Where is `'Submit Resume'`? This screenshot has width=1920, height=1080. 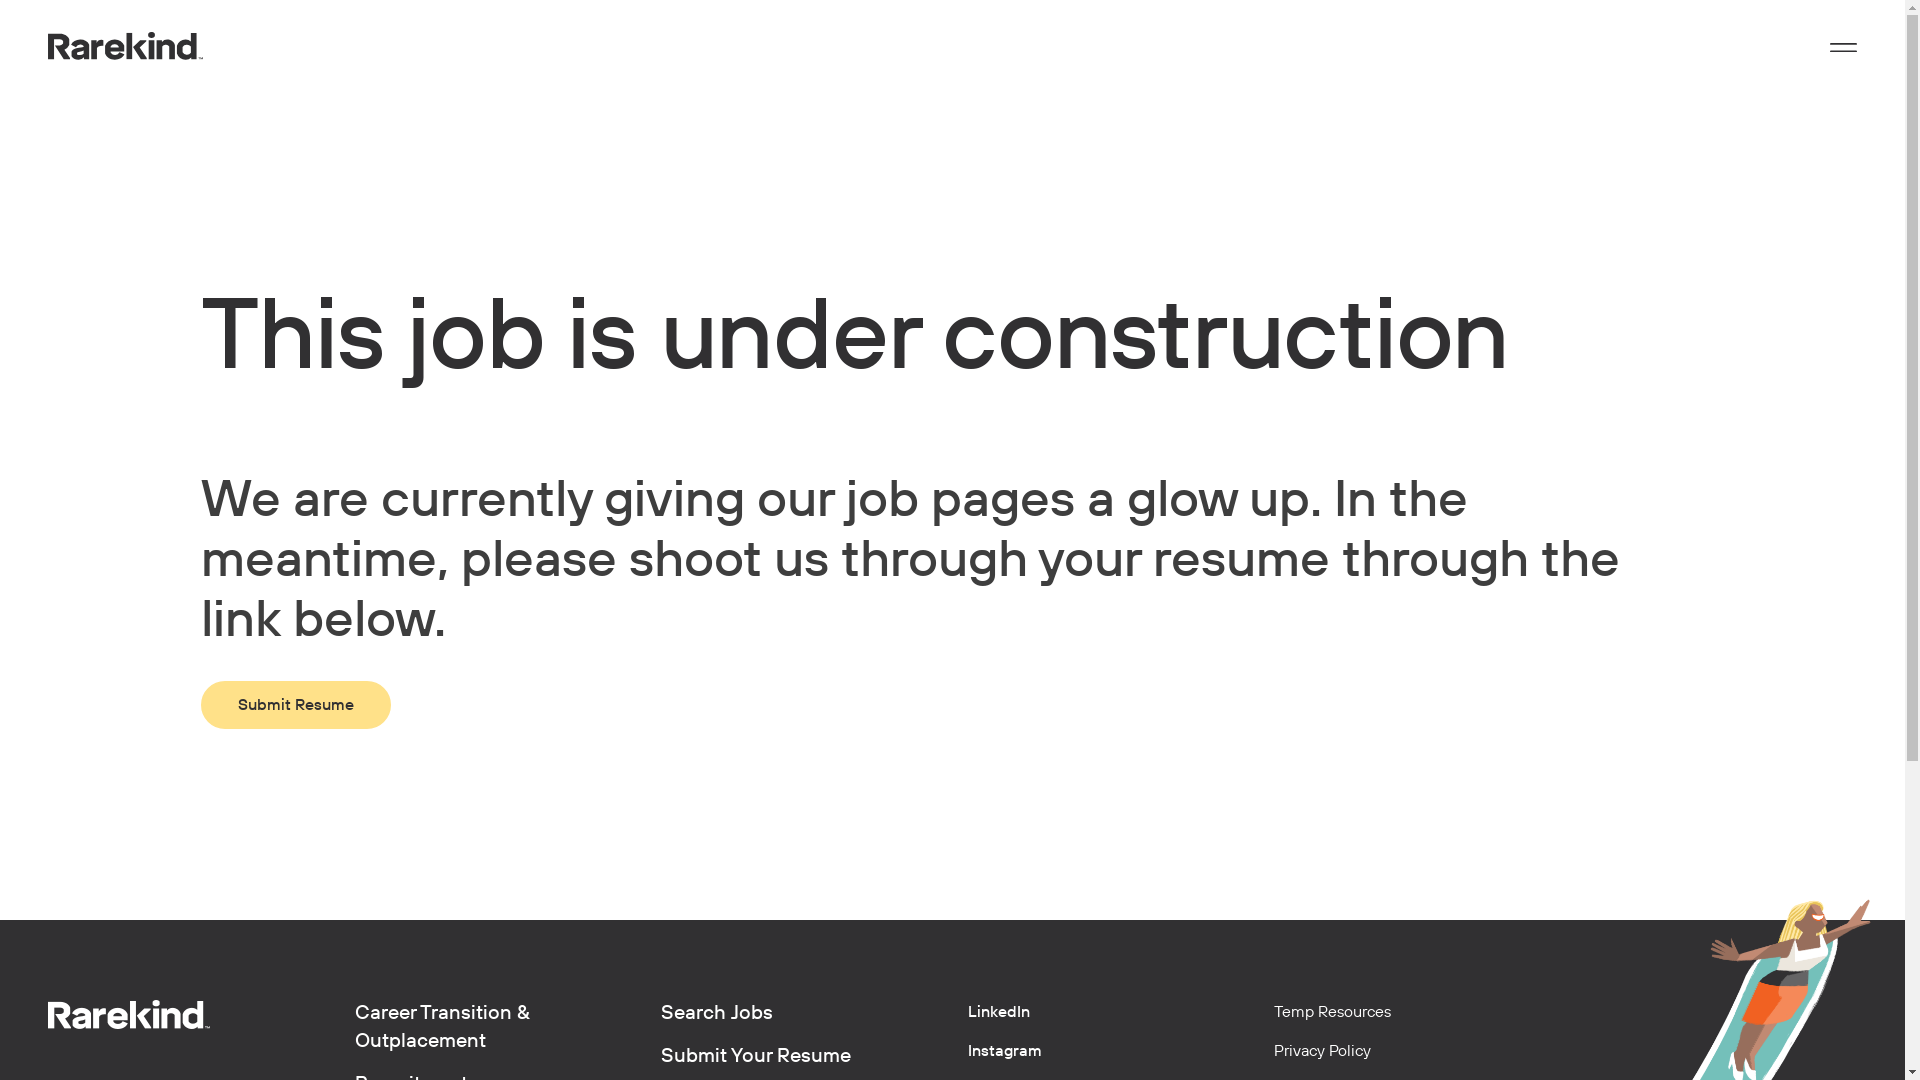 'Submit Resume' is located at coordinates (293, 704).